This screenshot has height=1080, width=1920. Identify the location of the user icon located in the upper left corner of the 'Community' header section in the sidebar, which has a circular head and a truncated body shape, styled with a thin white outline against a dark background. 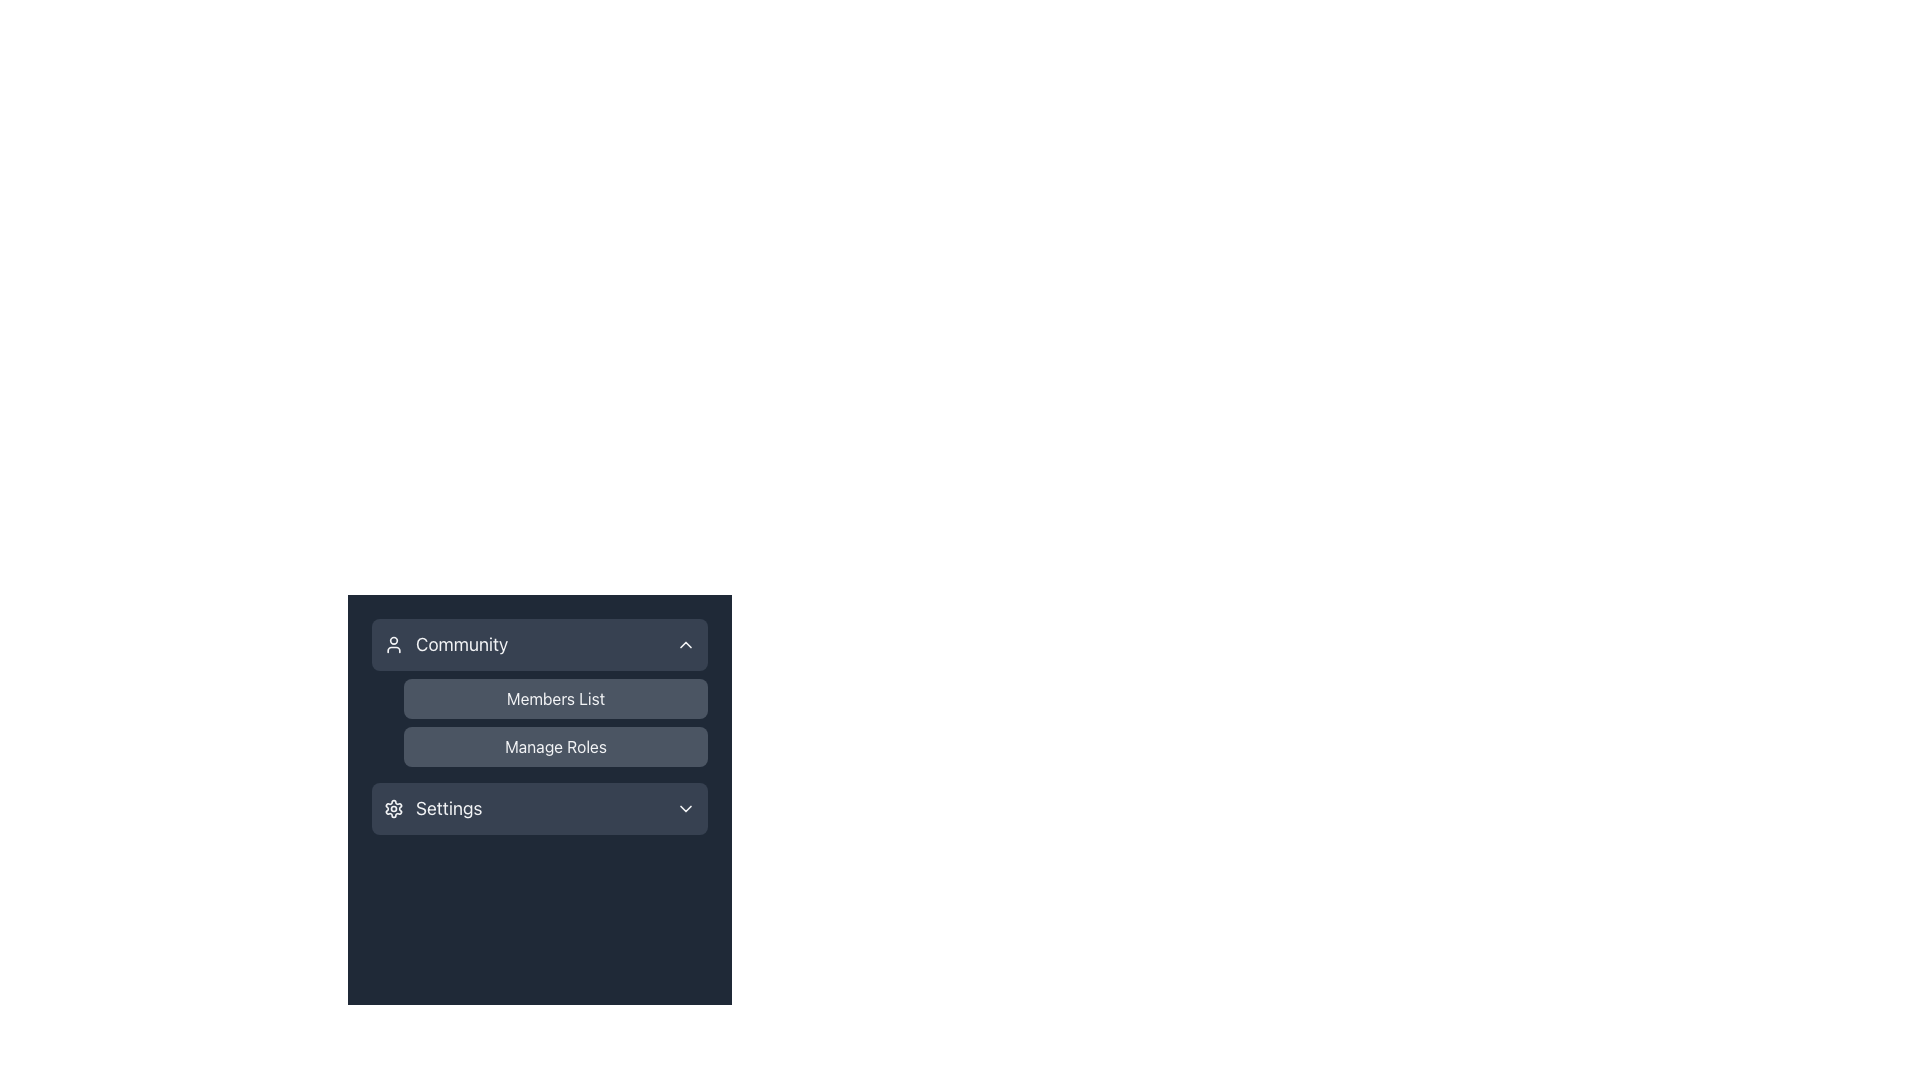
(393, 644).